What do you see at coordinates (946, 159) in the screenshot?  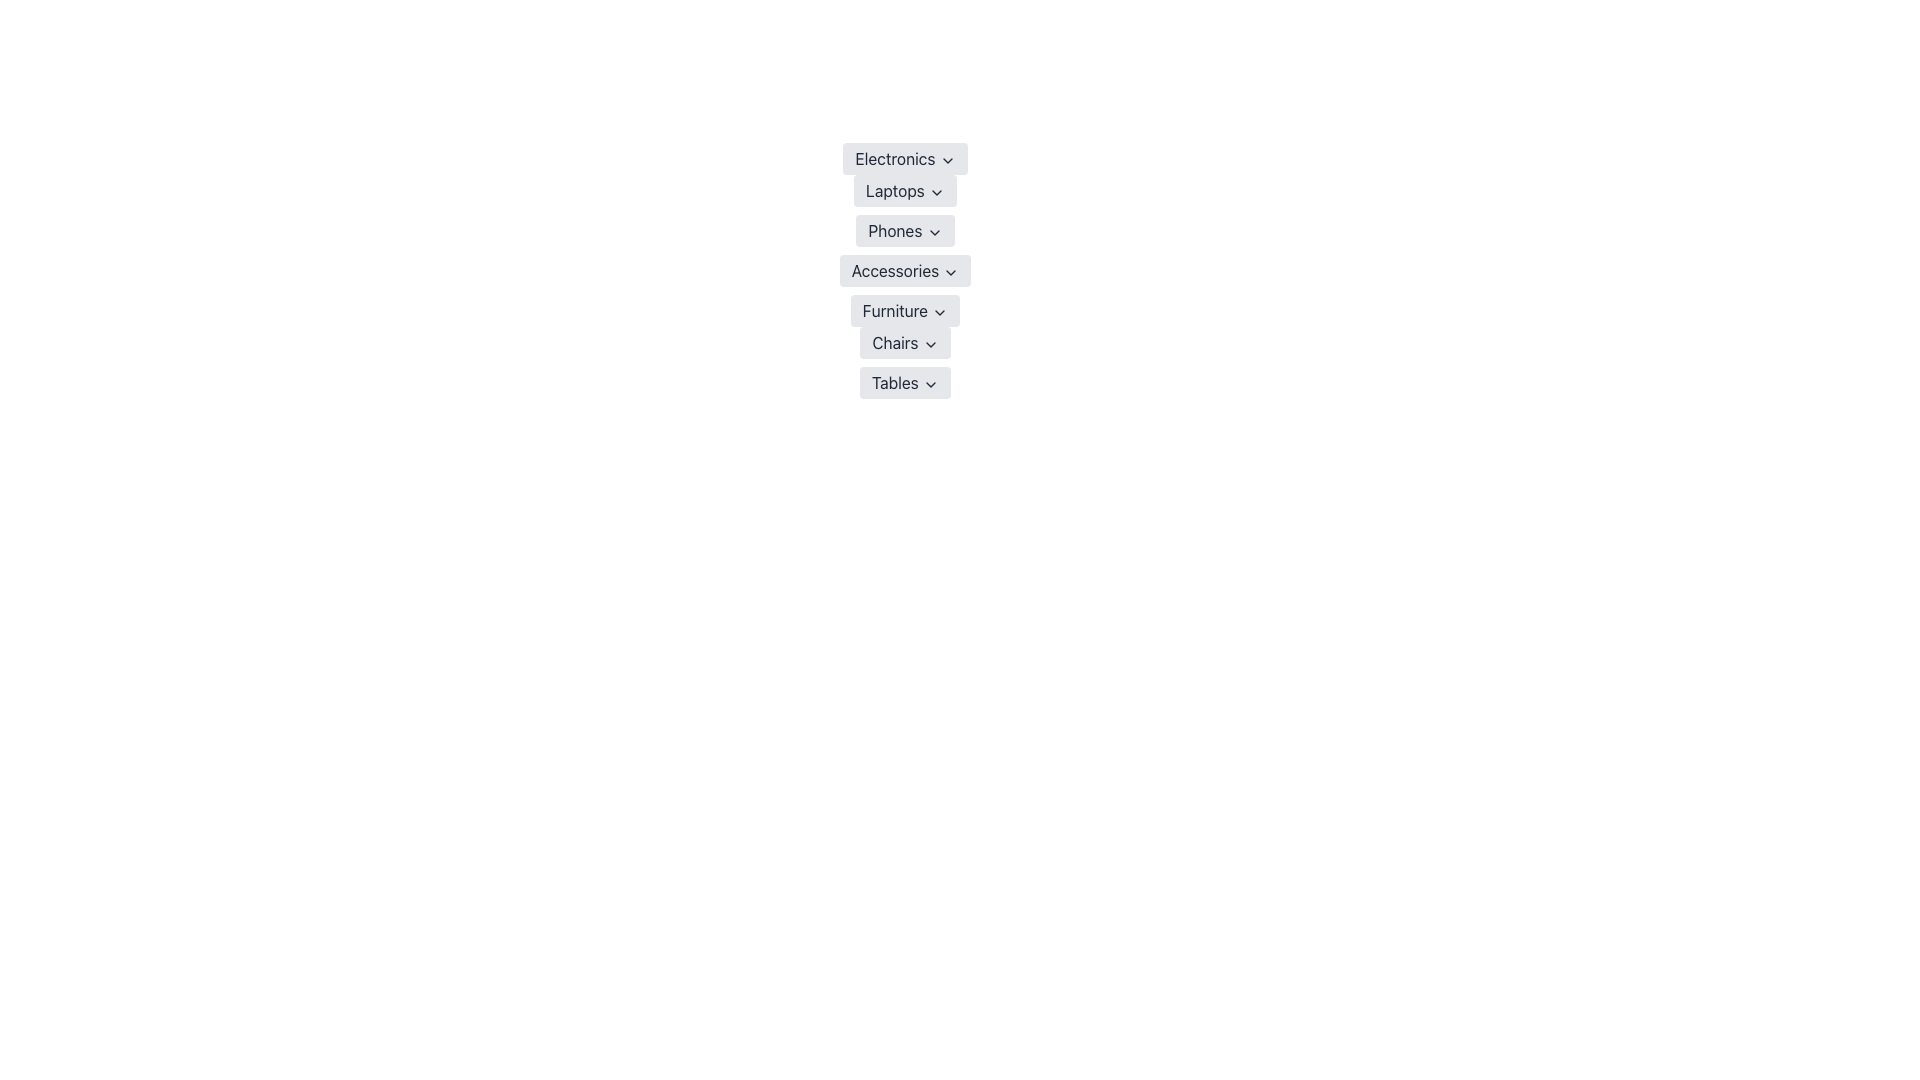 I see `the chevron icon indicating the dropdown menu for the 'Electronics' category` at bounding box center [946, 159].